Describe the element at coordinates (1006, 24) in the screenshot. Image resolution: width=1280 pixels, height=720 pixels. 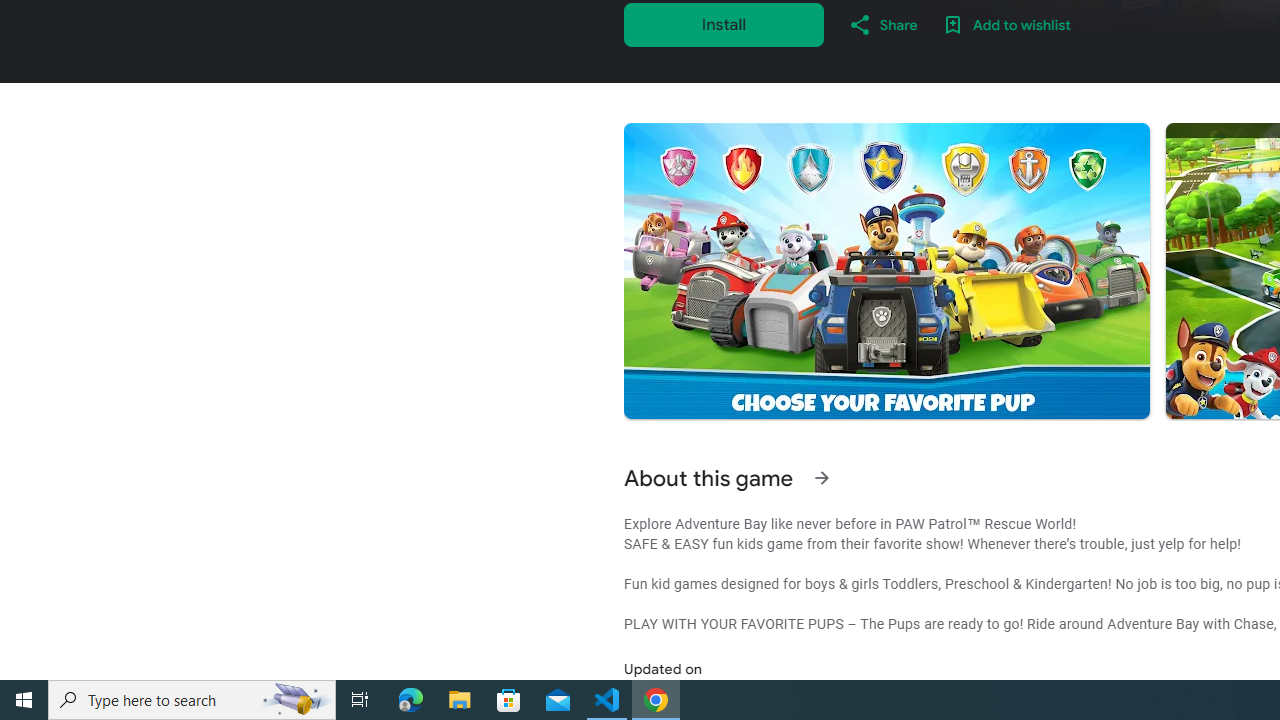
I see `'Add to wishlist'` at that location.